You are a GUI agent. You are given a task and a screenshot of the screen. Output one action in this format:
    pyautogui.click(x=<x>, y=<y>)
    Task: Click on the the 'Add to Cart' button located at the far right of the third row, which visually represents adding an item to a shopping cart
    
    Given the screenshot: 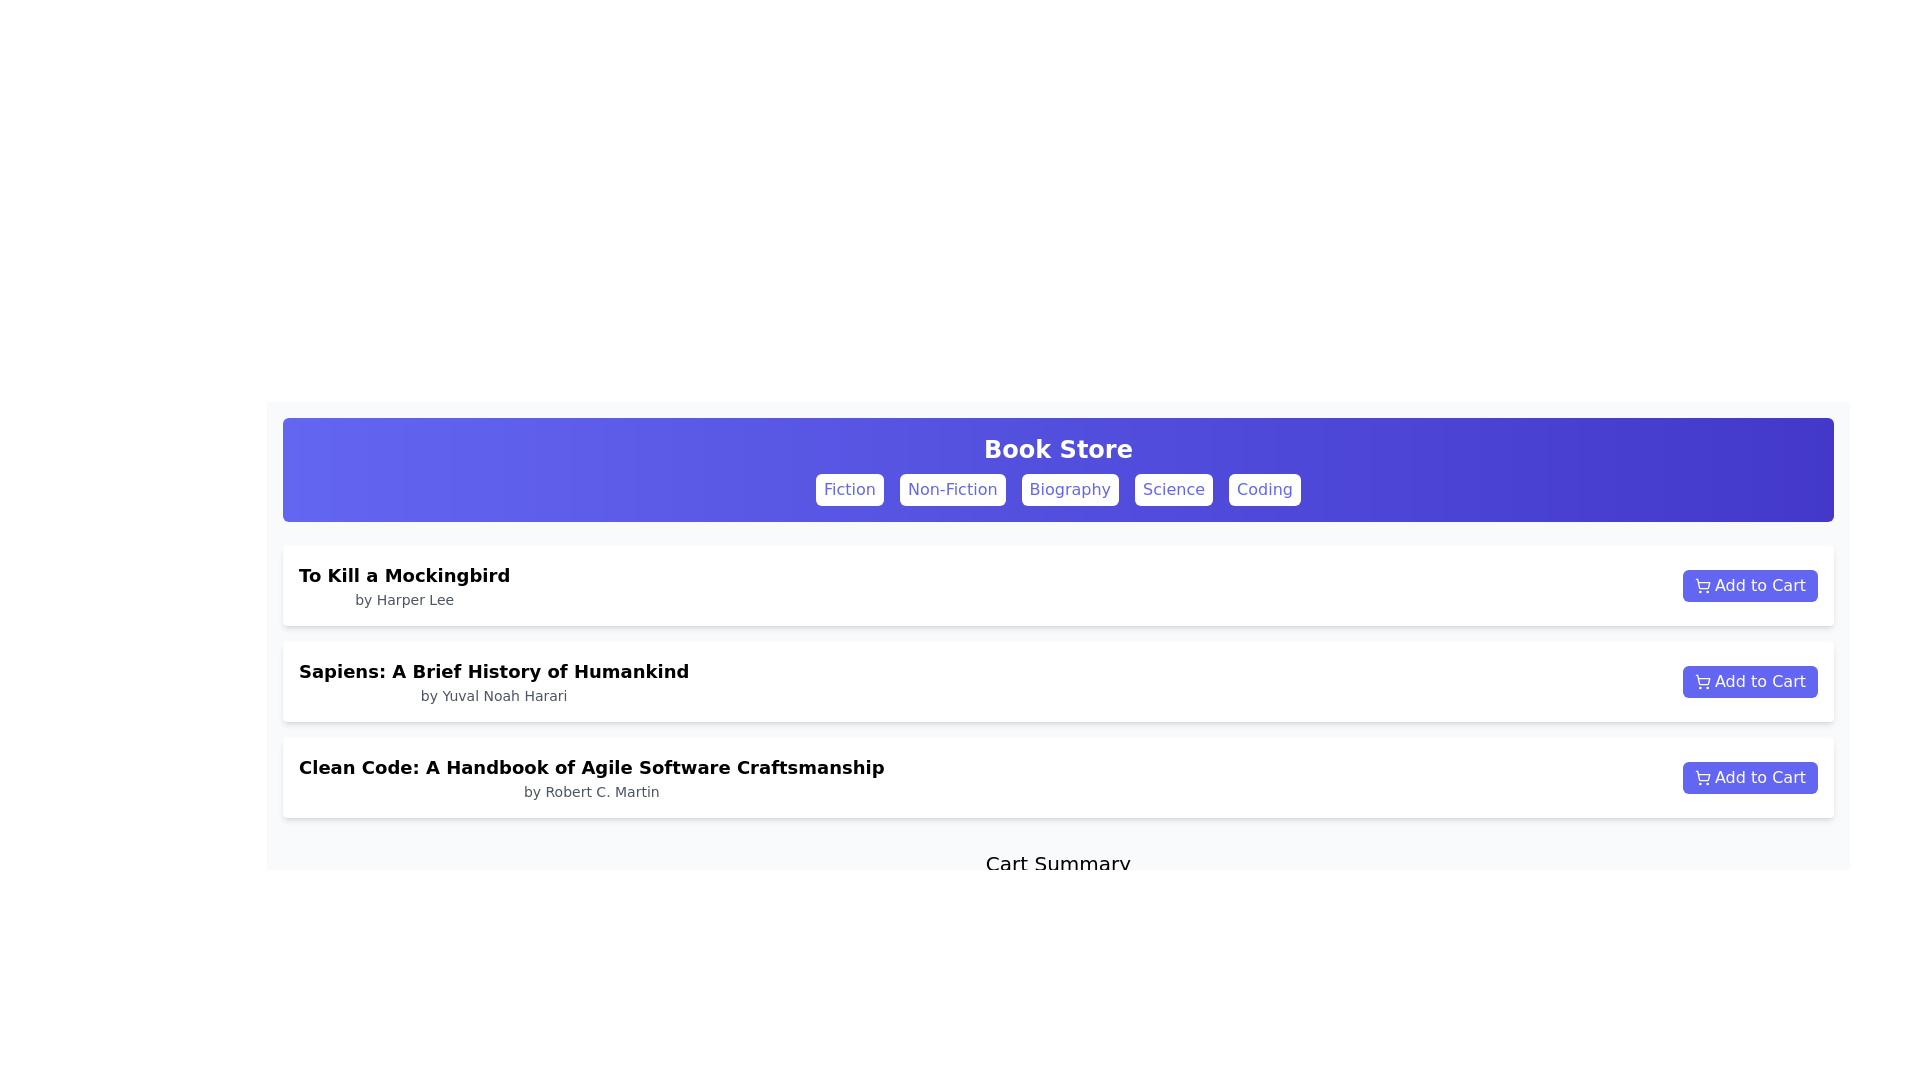 What is the action you would take?
    pyautogui.click(x=1702, y=777)
    